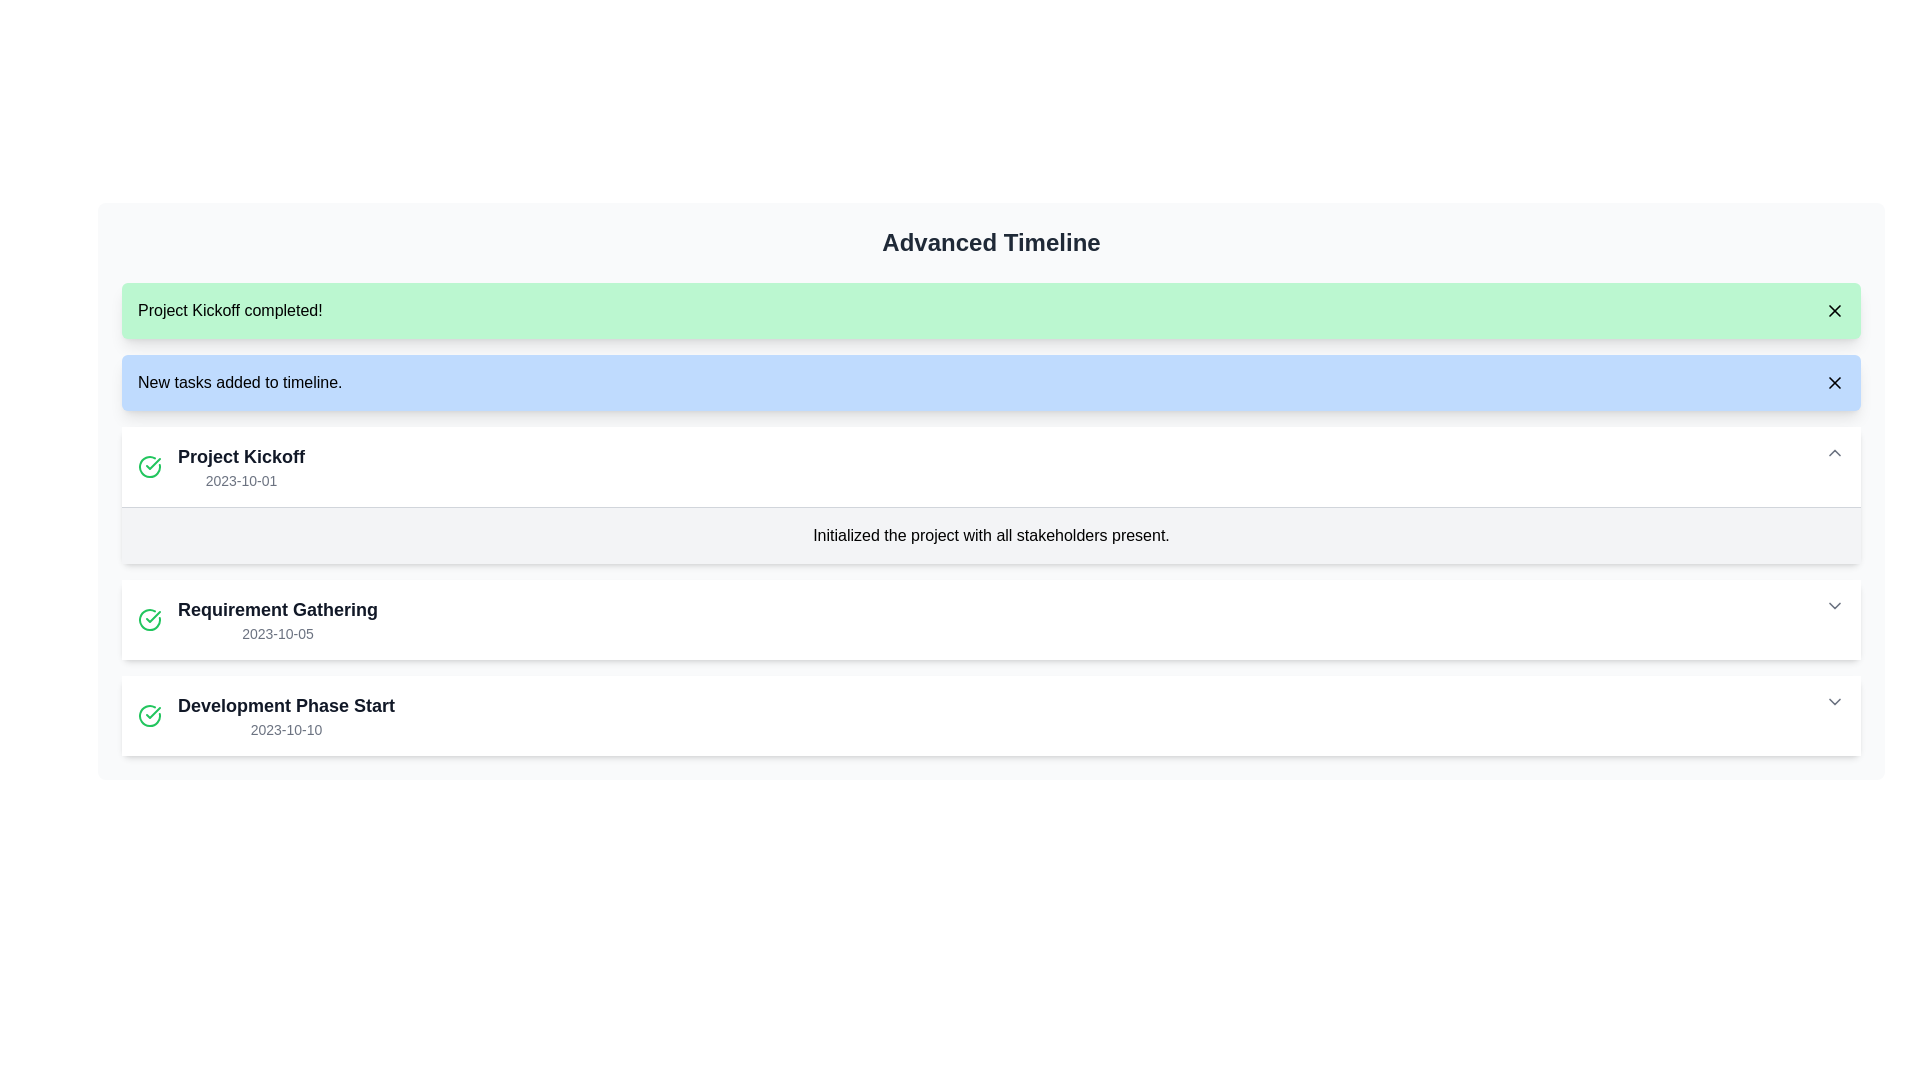 The height and width of the screenshot is (1080, 1920). Describe the element at coordinates (1834, 604) in the screenshot. I see `the interactive toggle icon, which is a downward-pointing gray chevron that changes to blue when hovered, located next to the 'Requirement Gathering' text box` at that location.